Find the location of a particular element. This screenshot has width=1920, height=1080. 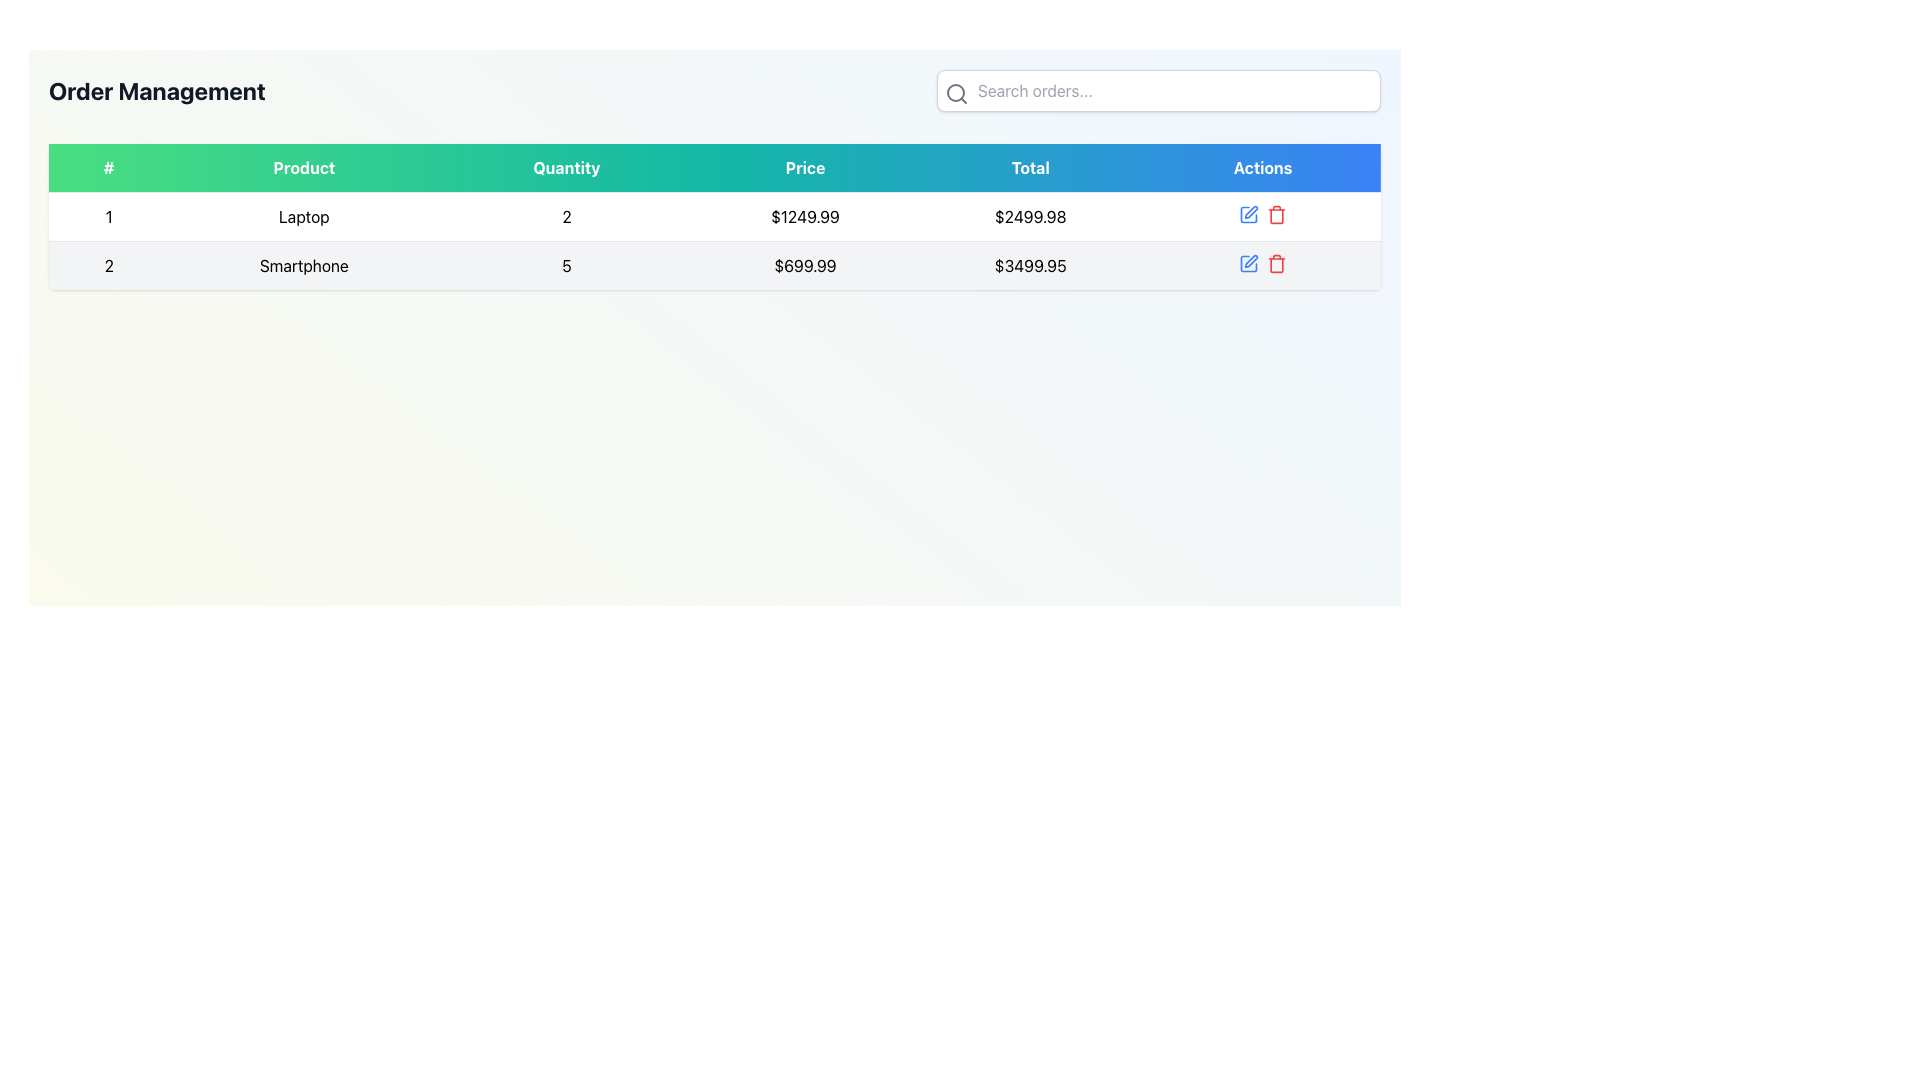

the Text label acting as the fifth column header in the table, which indicates the total cost for an item, located between the 'Price' and 'Actions' columns is located at coordinates (1030, 167).